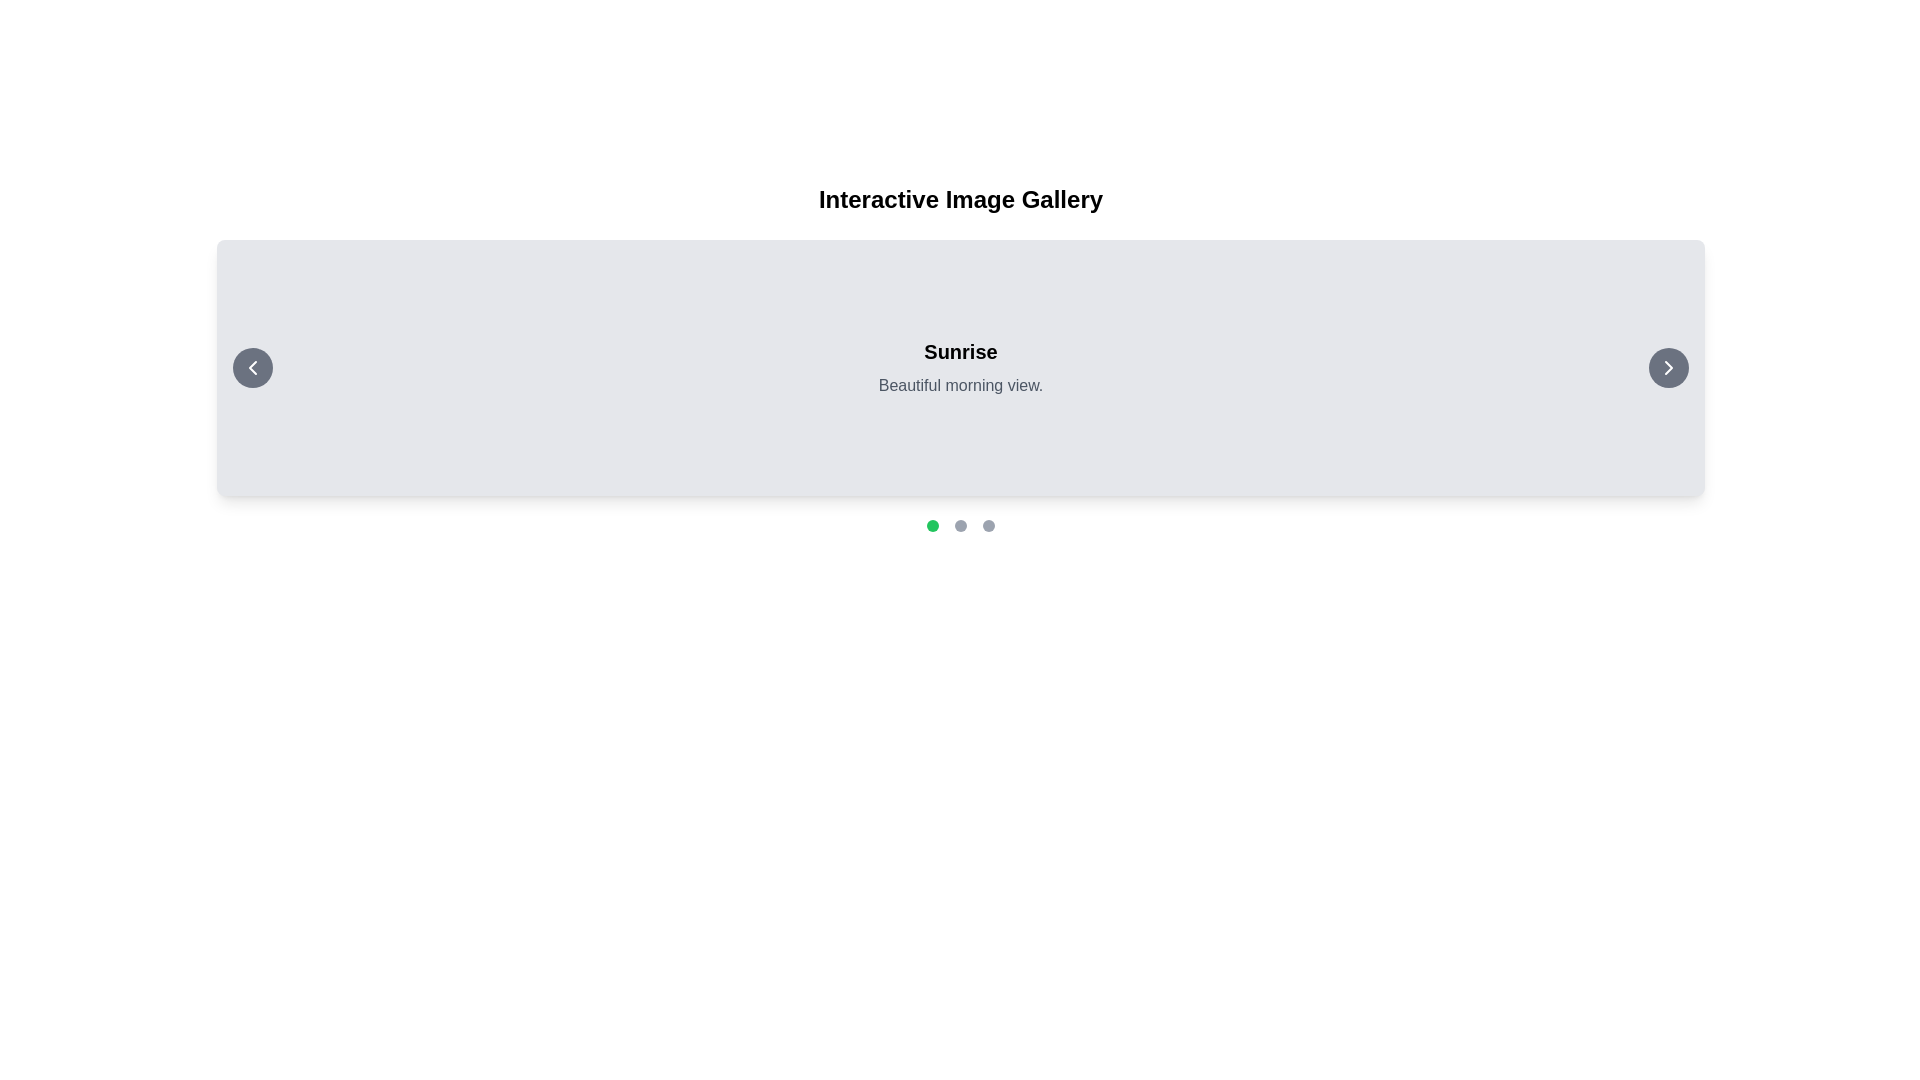  What do you see at coordinates (252, 367) in the screenshot?
I see `the circular button with a dark gray background and a white left-pointing chevron icon at its center` at bounding box center [252, 367].